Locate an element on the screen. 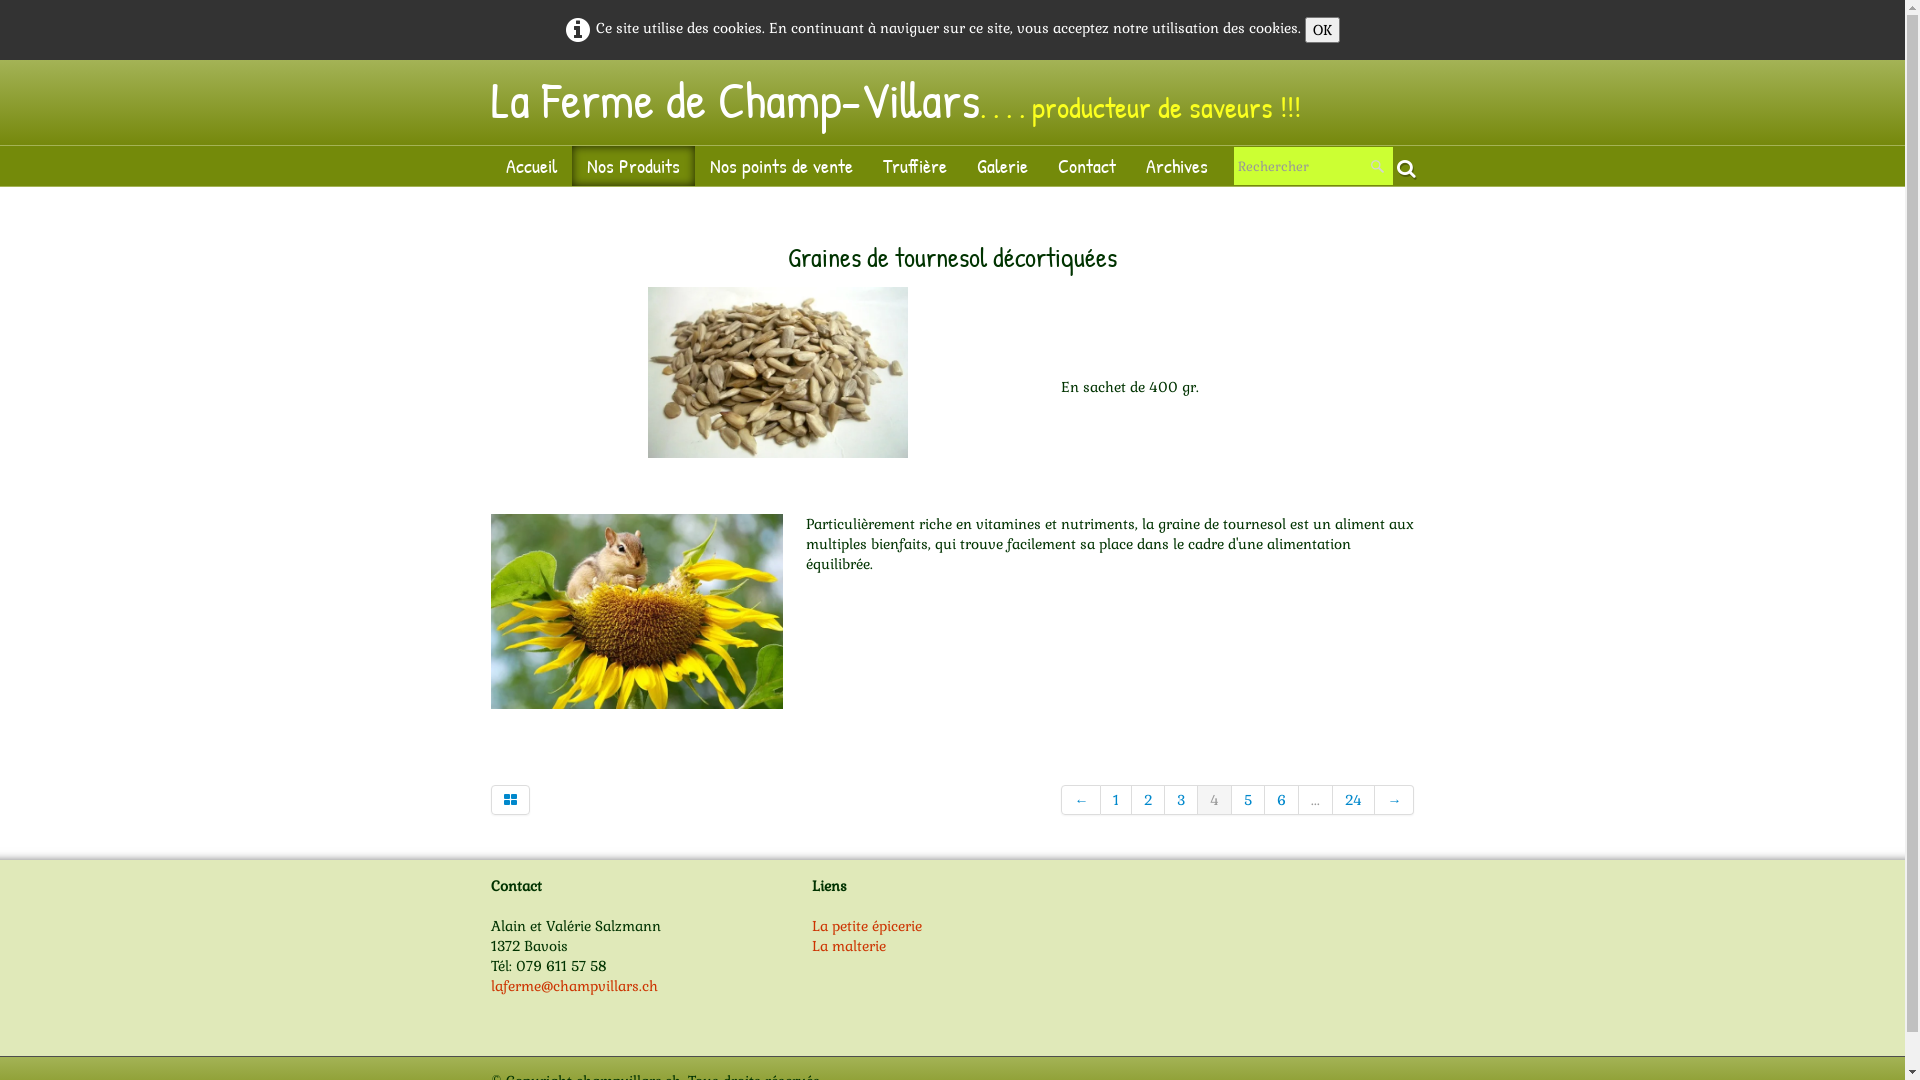  'Contact' is located at coordinates (1084, 164).